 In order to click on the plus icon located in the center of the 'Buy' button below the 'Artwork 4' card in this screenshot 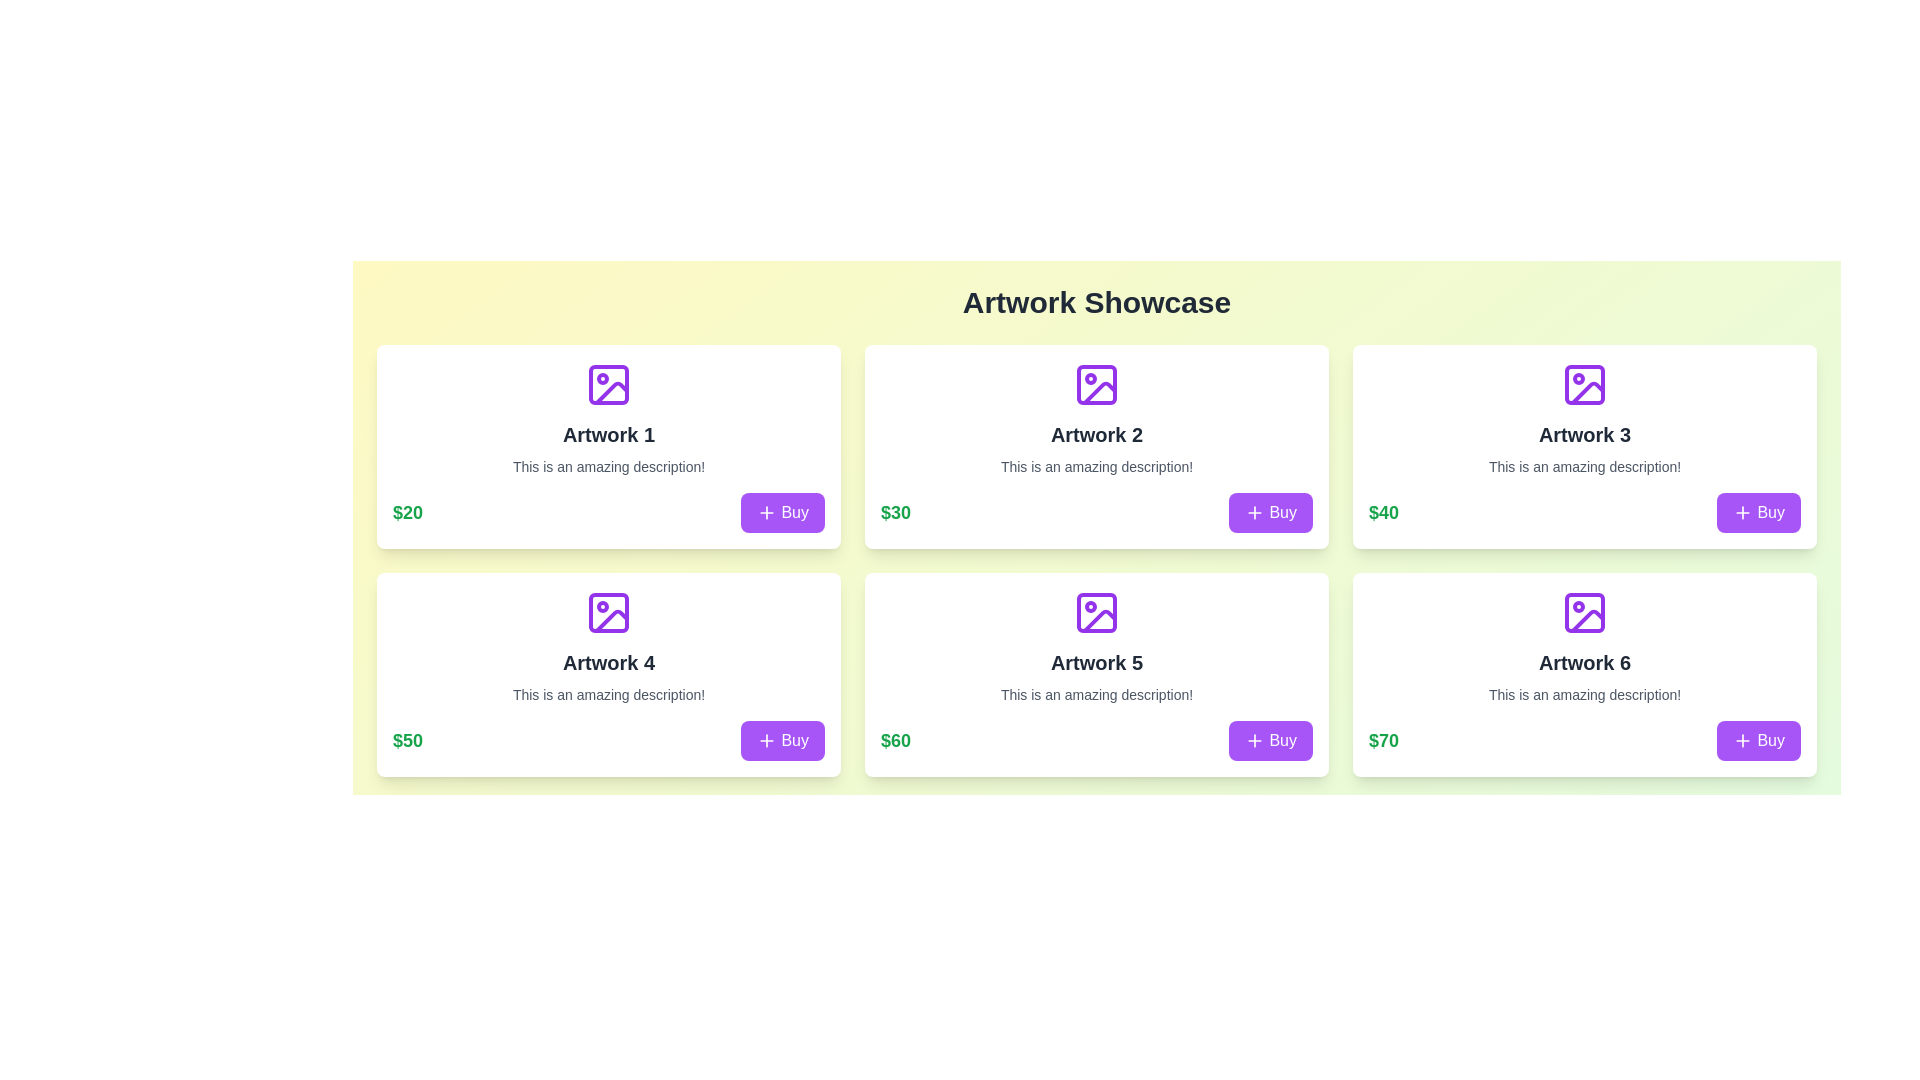, I will do `click(766, 740)`.